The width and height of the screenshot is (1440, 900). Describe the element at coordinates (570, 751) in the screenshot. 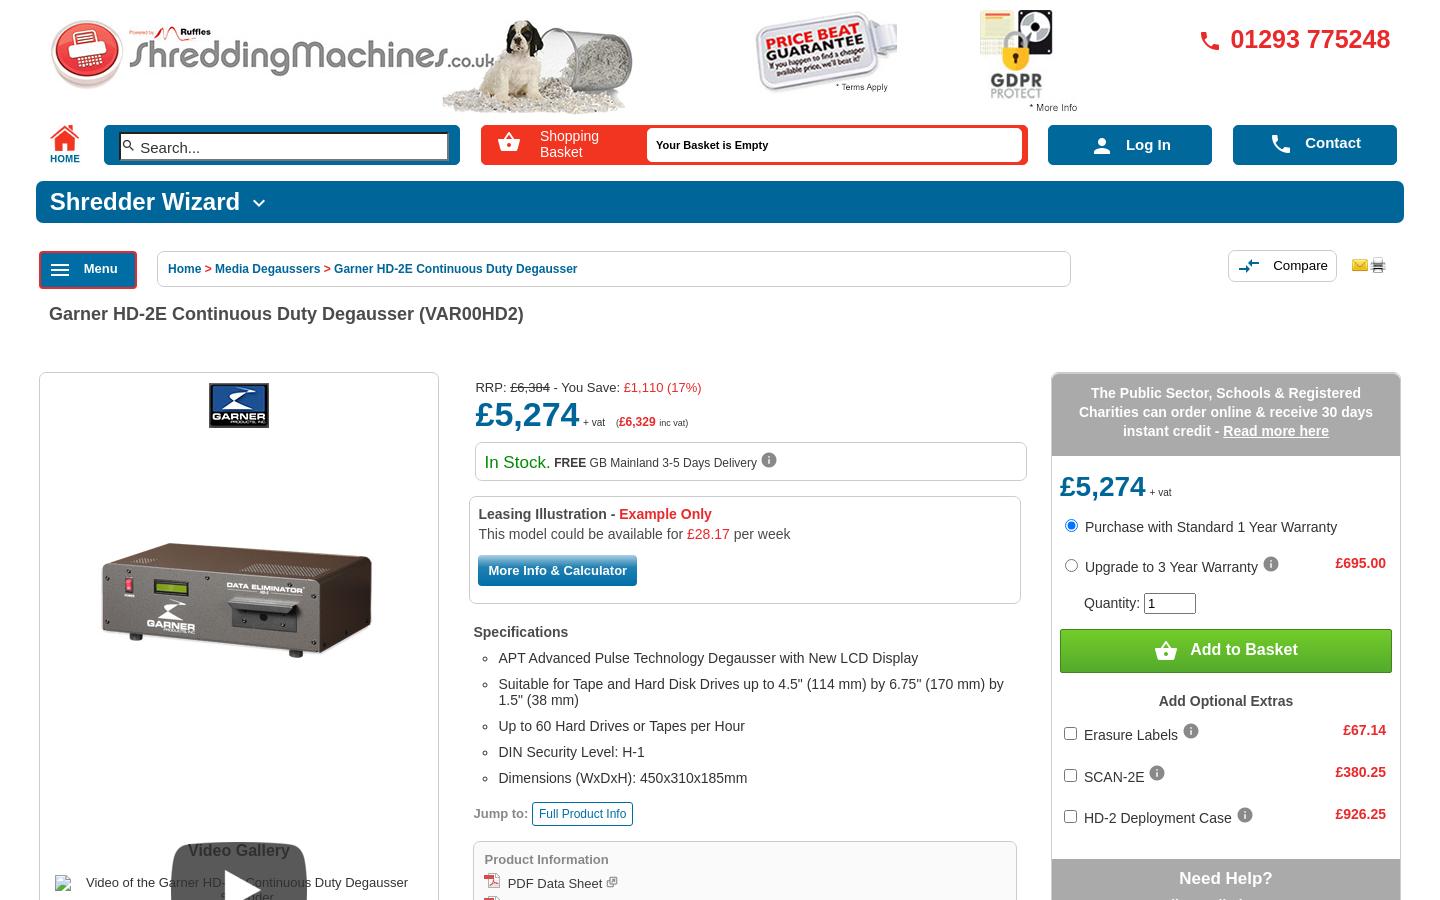

I see `'DIN Security Level: H-1'` at that location.